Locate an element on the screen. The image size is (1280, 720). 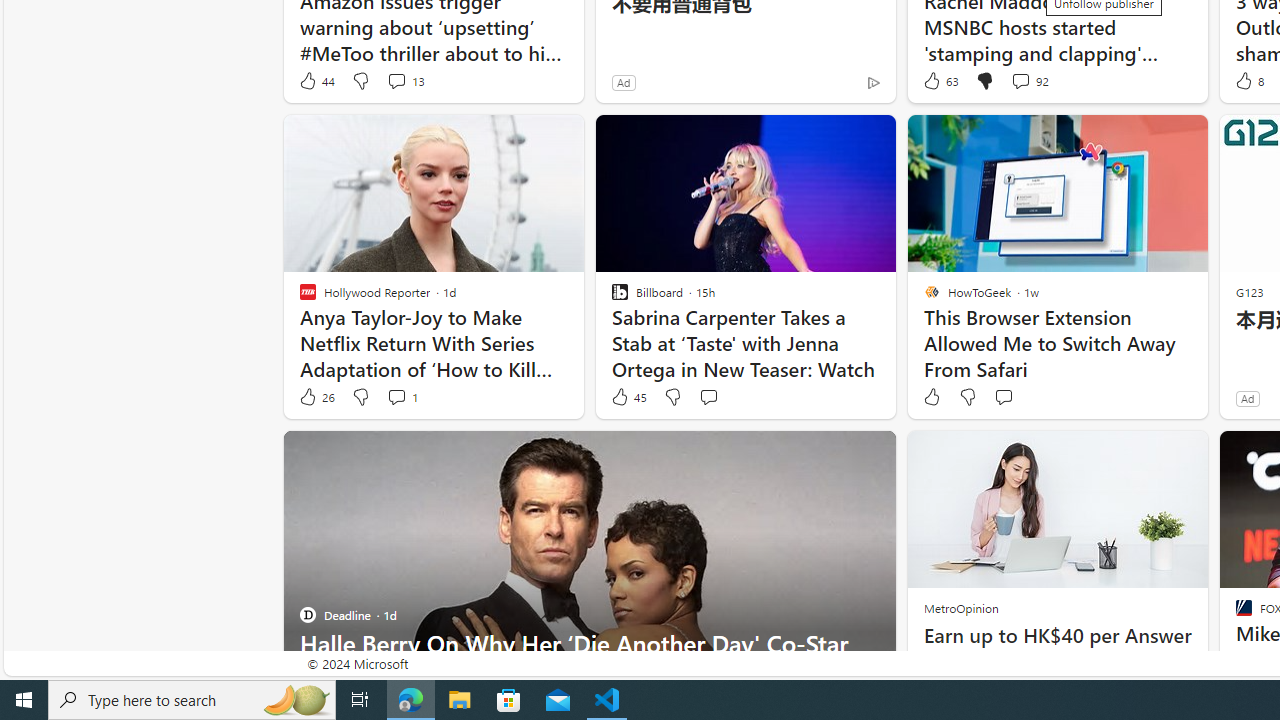
'44 Like' is located at coordinates (315, 80).